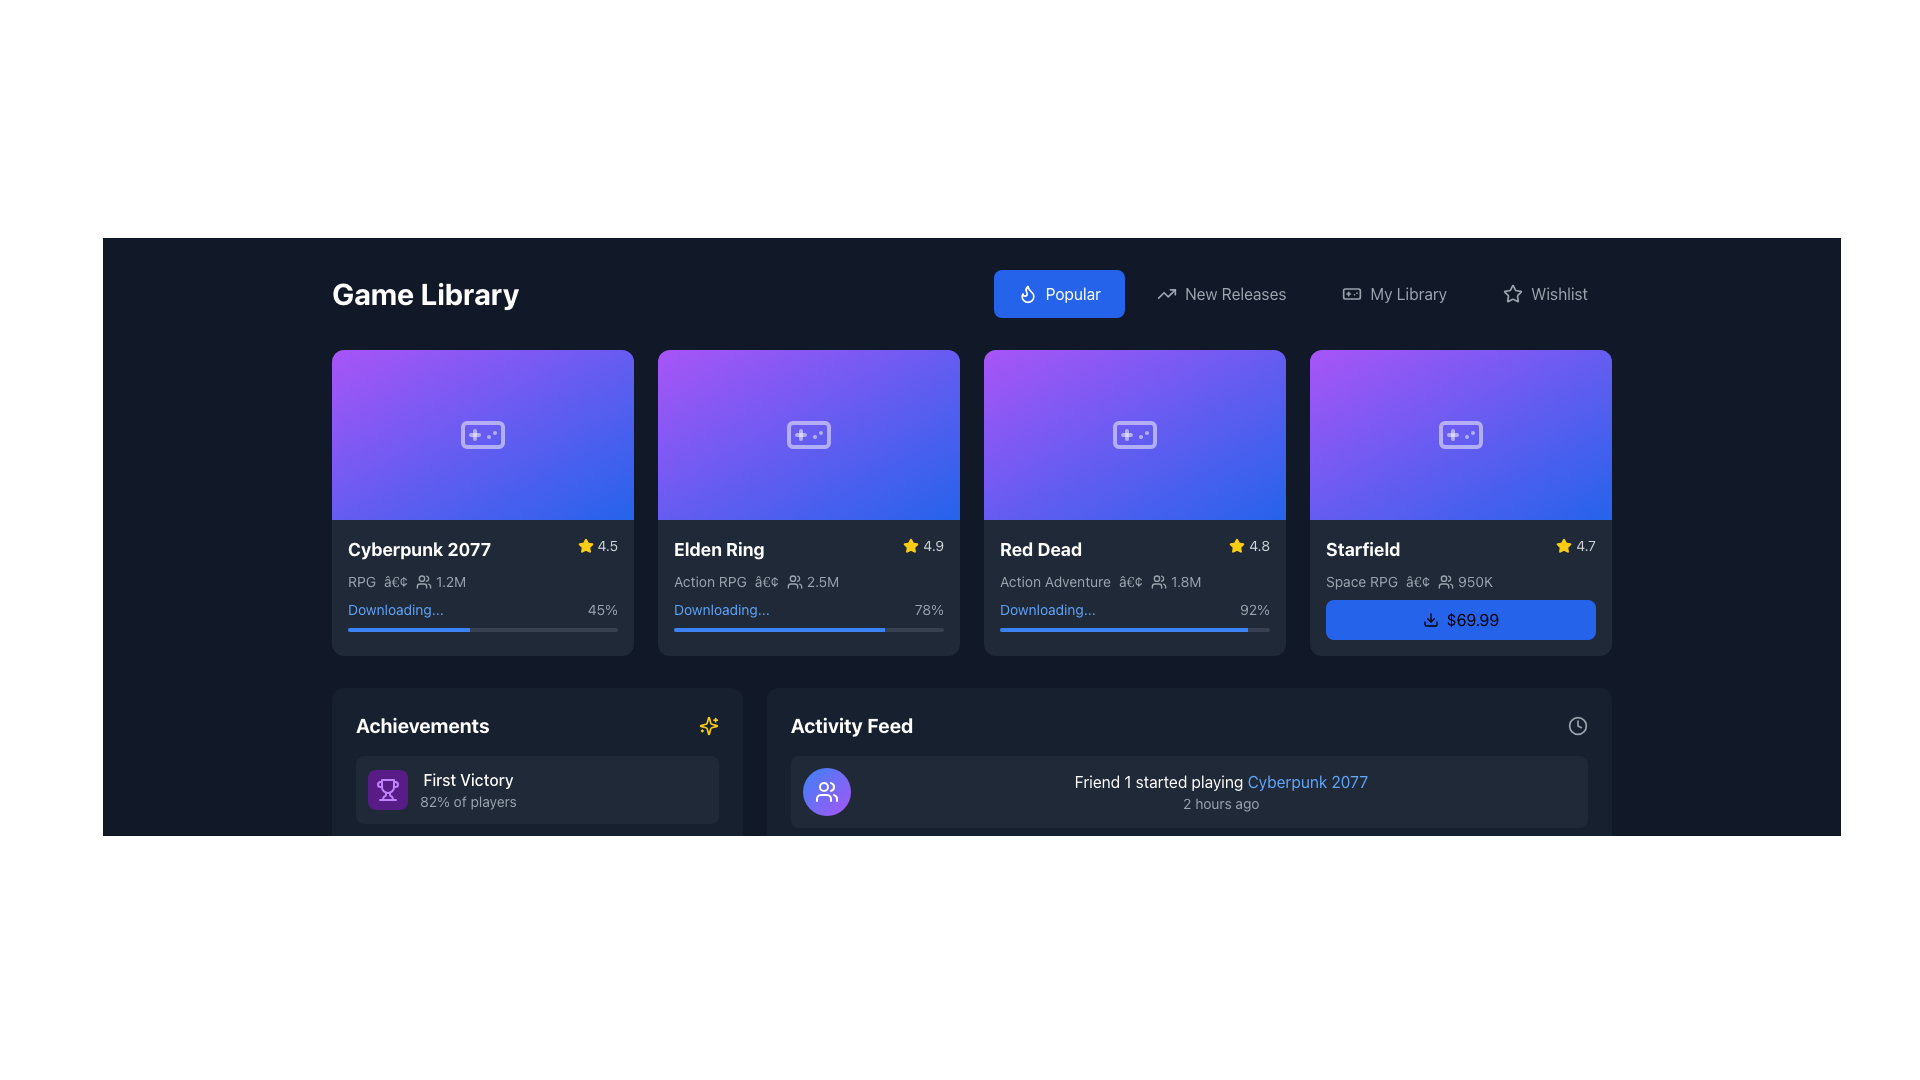 The image size is (1920, 1080). I want to click on the progress status of the 'Downloading...78%' Progress Indicator located within the 'Elden Ring' game card, so click(809, 613).